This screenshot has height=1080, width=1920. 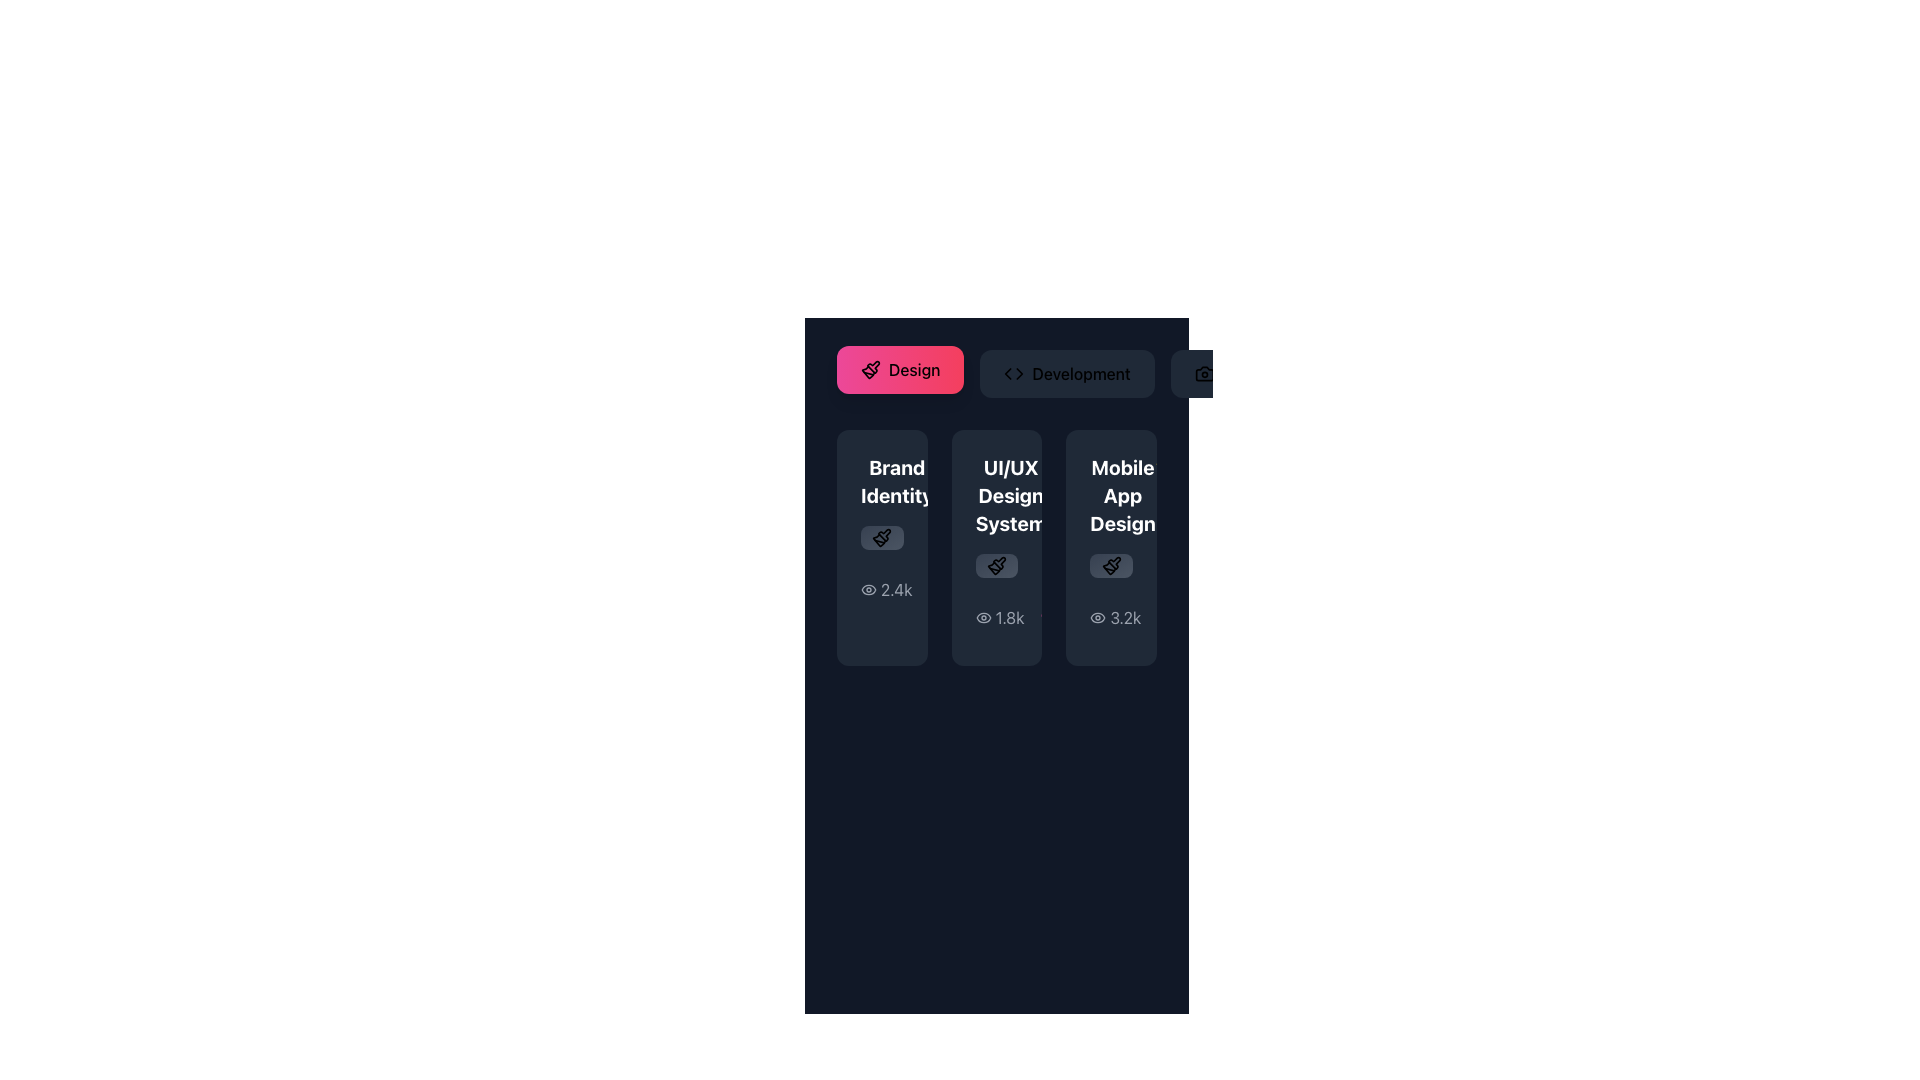 What do you see at coordinates (997, 495) in the screenshot?
I see `the text block titled 'UI/UX Design System' with a rating of '4.9' and a gold star icon, located in the second column under the 'Design' category` at bounding box center [997, 495].